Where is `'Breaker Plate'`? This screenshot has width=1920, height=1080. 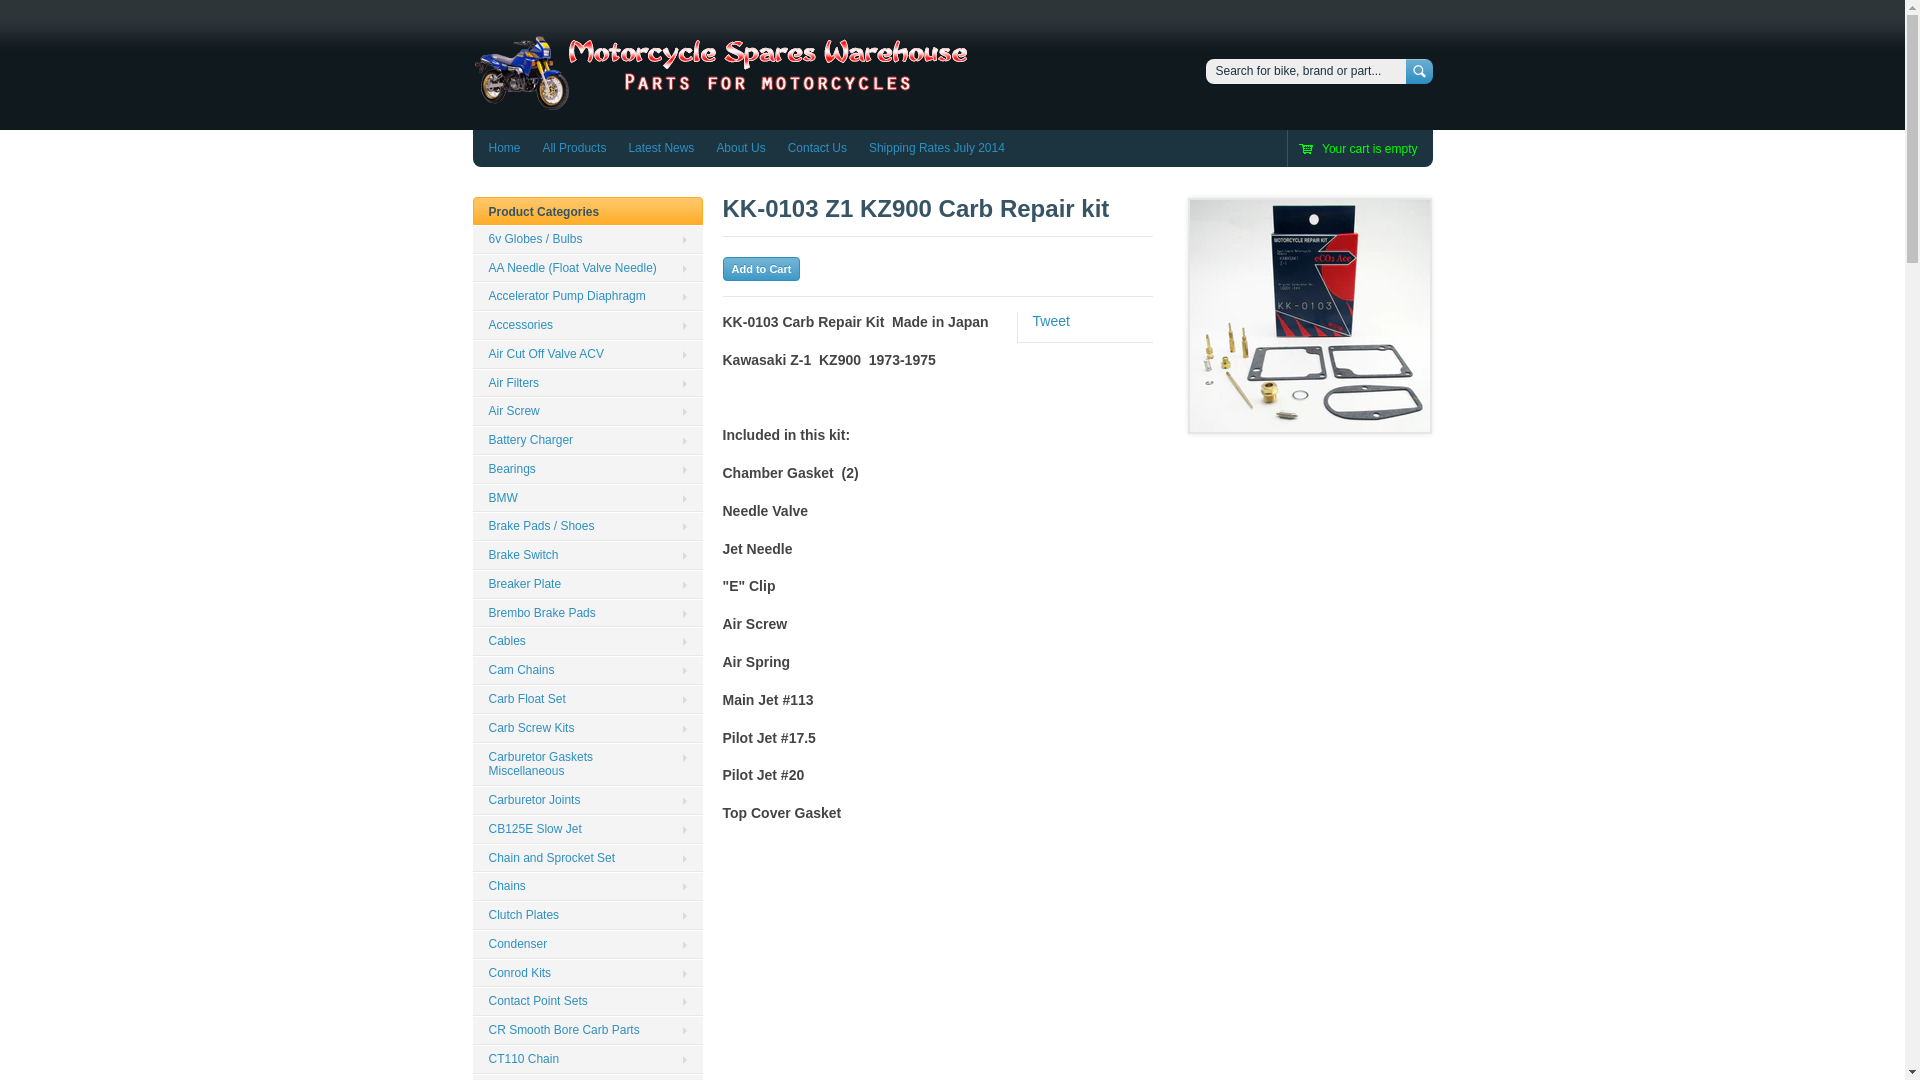
'Breaker Plate' is located at coordinates (585, 584).